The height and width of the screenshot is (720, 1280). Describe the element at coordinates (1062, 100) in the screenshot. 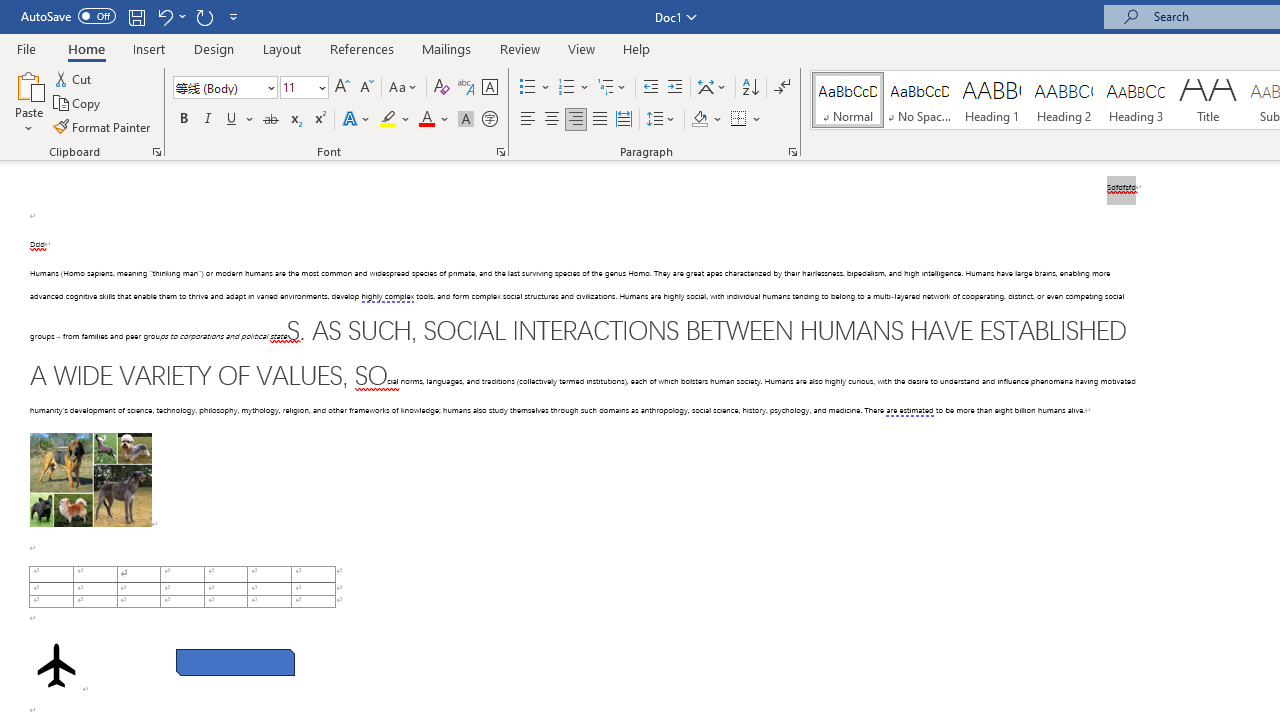

I see `'Heading 2'` at that location.